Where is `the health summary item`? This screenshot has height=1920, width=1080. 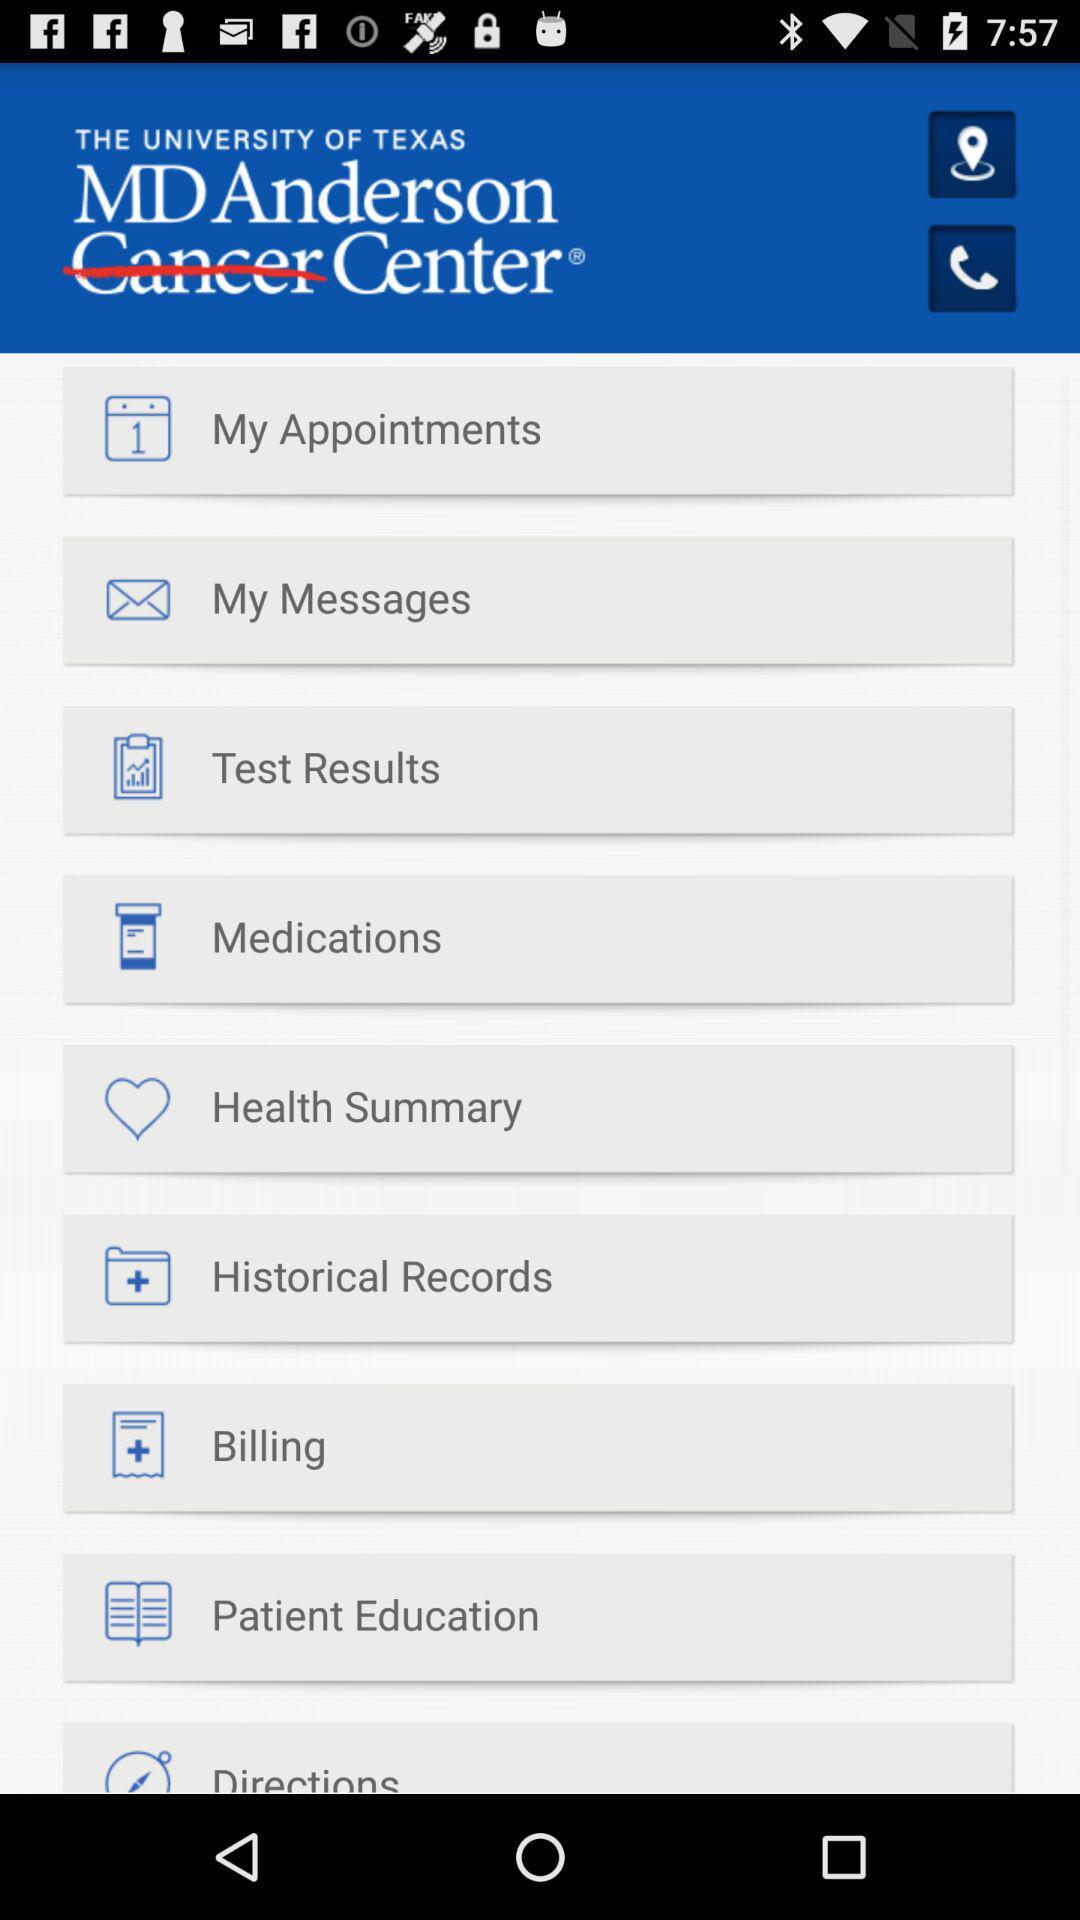
the health summary item is located at coordinates (292, 1115).